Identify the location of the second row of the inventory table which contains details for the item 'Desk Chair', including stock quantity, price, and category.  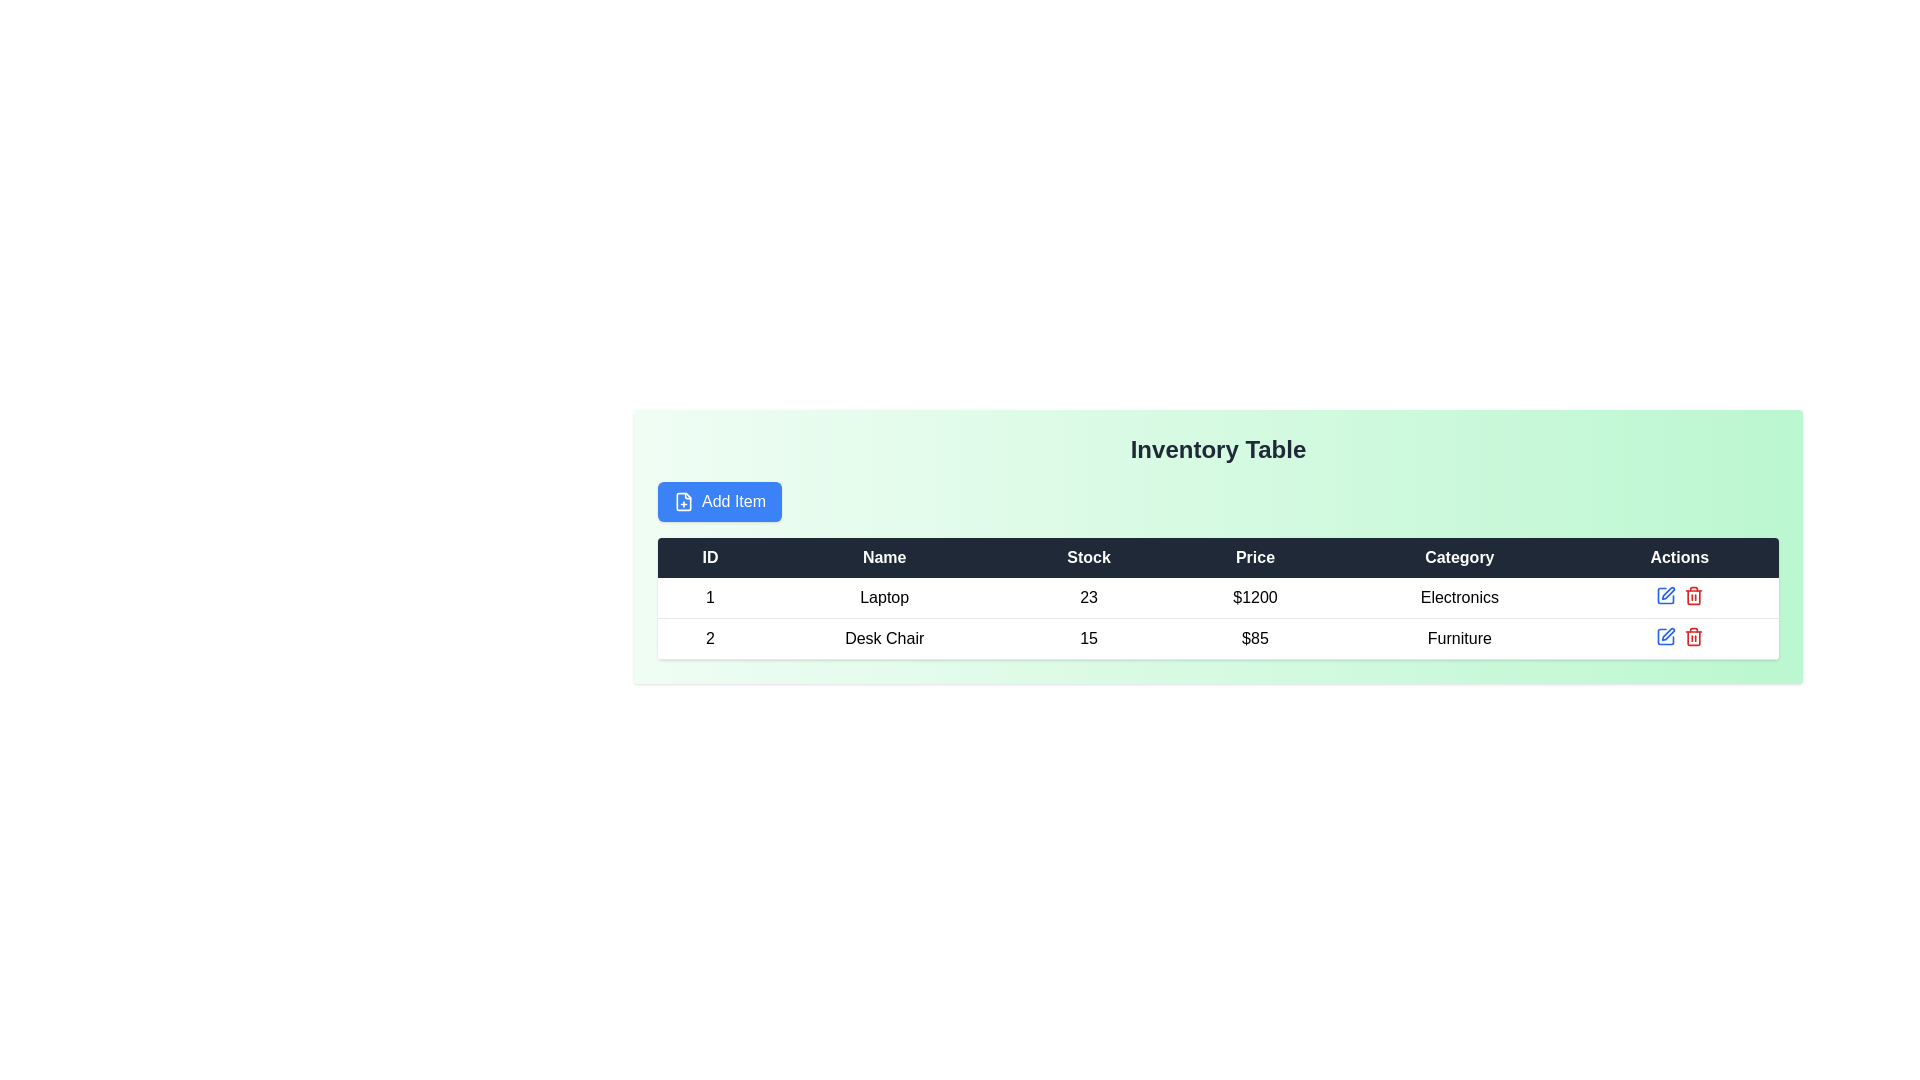
(1217, 617).